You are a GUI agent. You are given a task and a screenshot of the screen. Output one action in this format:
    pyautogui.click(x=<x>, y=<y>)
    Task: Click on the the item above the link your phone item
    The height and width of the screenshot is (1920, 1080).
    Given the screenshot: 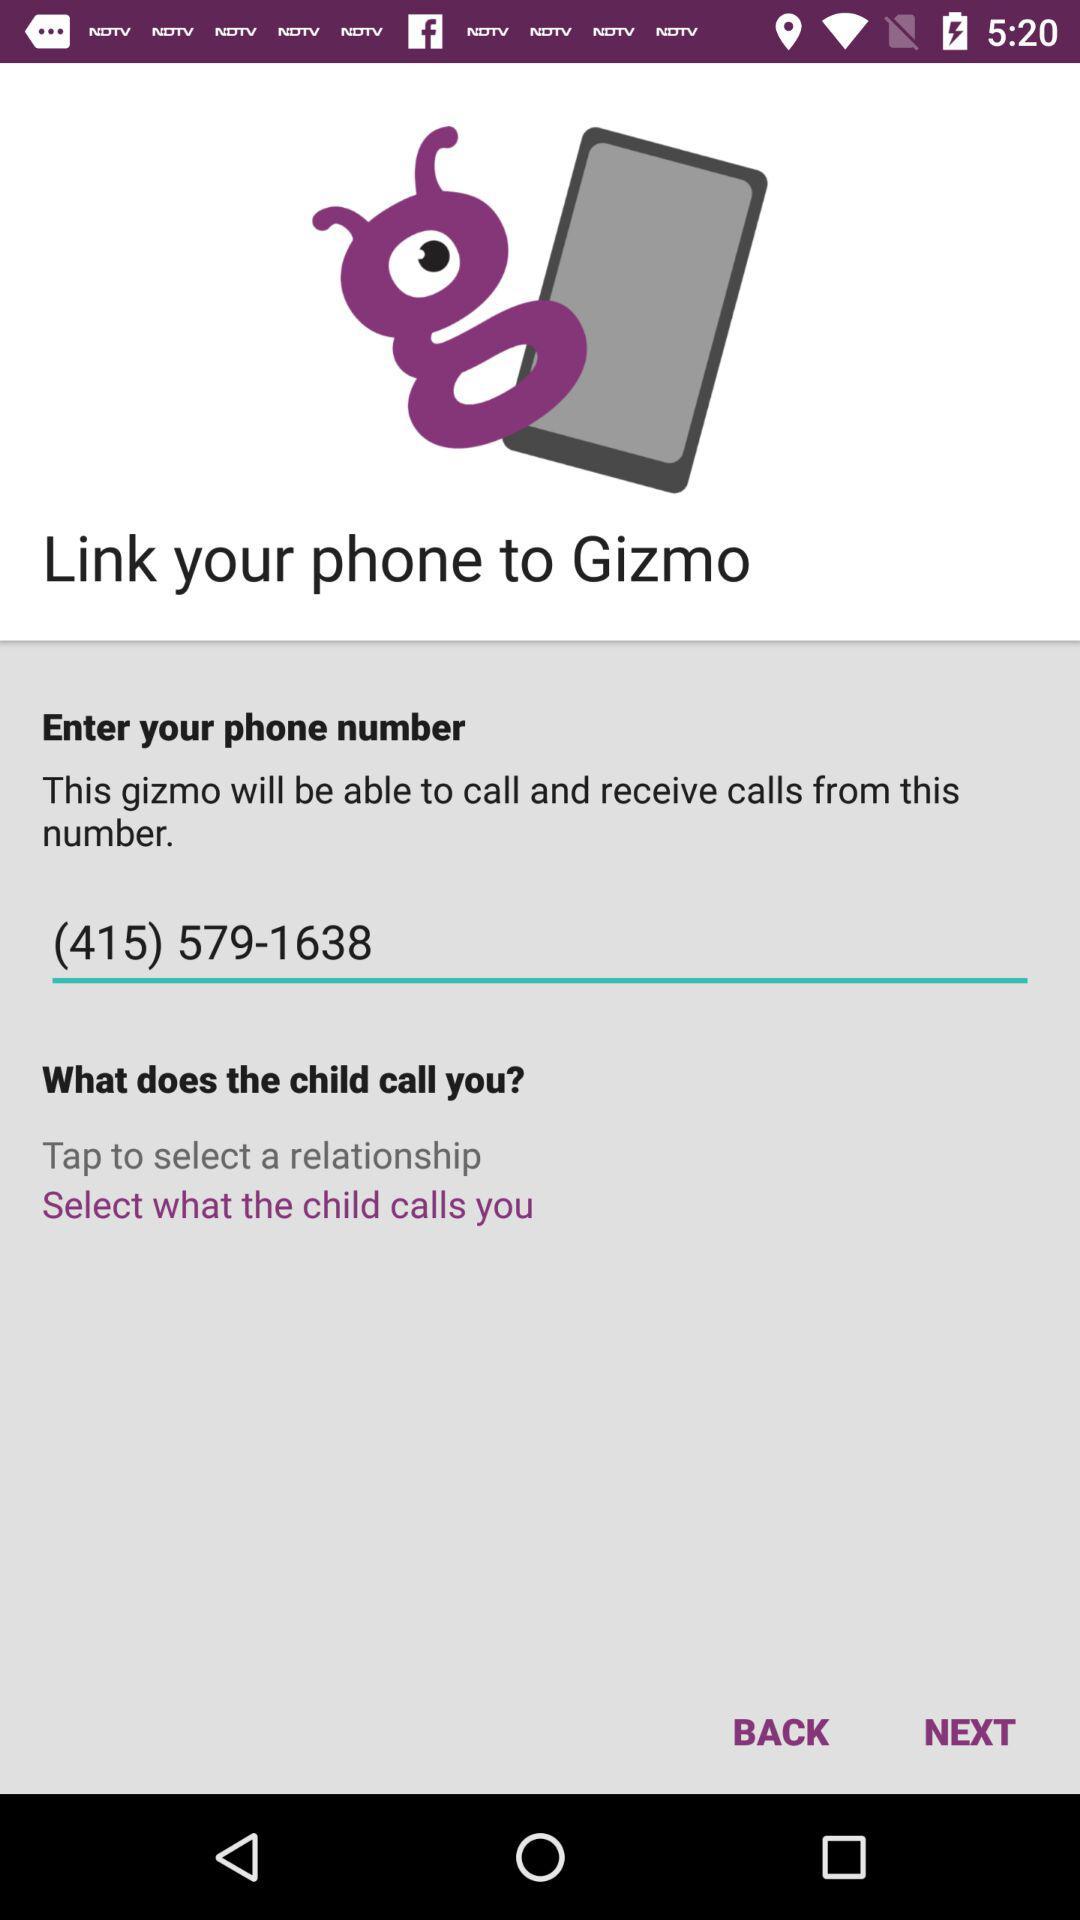 What is the action you would take?
    pyautogui.click(x=540, y=308)
    